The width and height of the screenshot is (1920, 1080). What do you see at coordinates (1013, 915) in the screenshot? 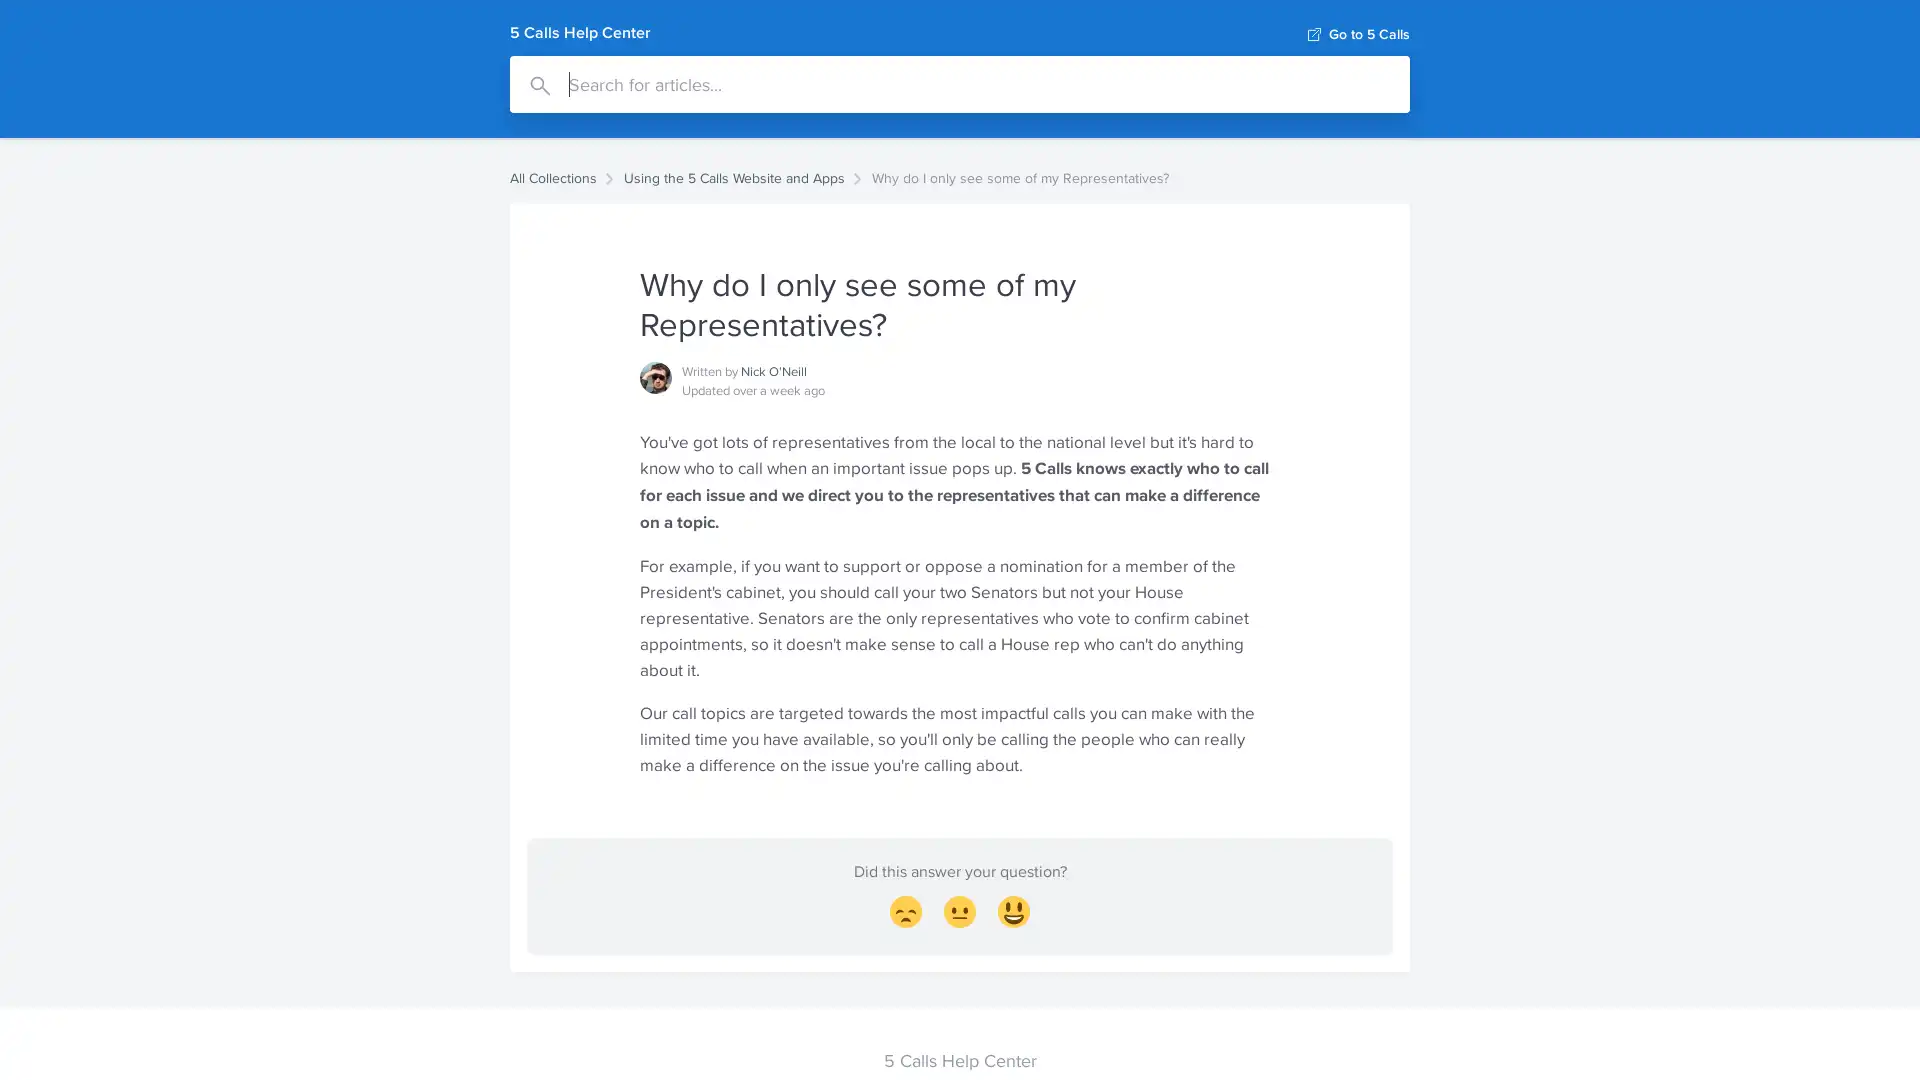
I see `Smiley Reaction` at bounding box center [1013, 915].